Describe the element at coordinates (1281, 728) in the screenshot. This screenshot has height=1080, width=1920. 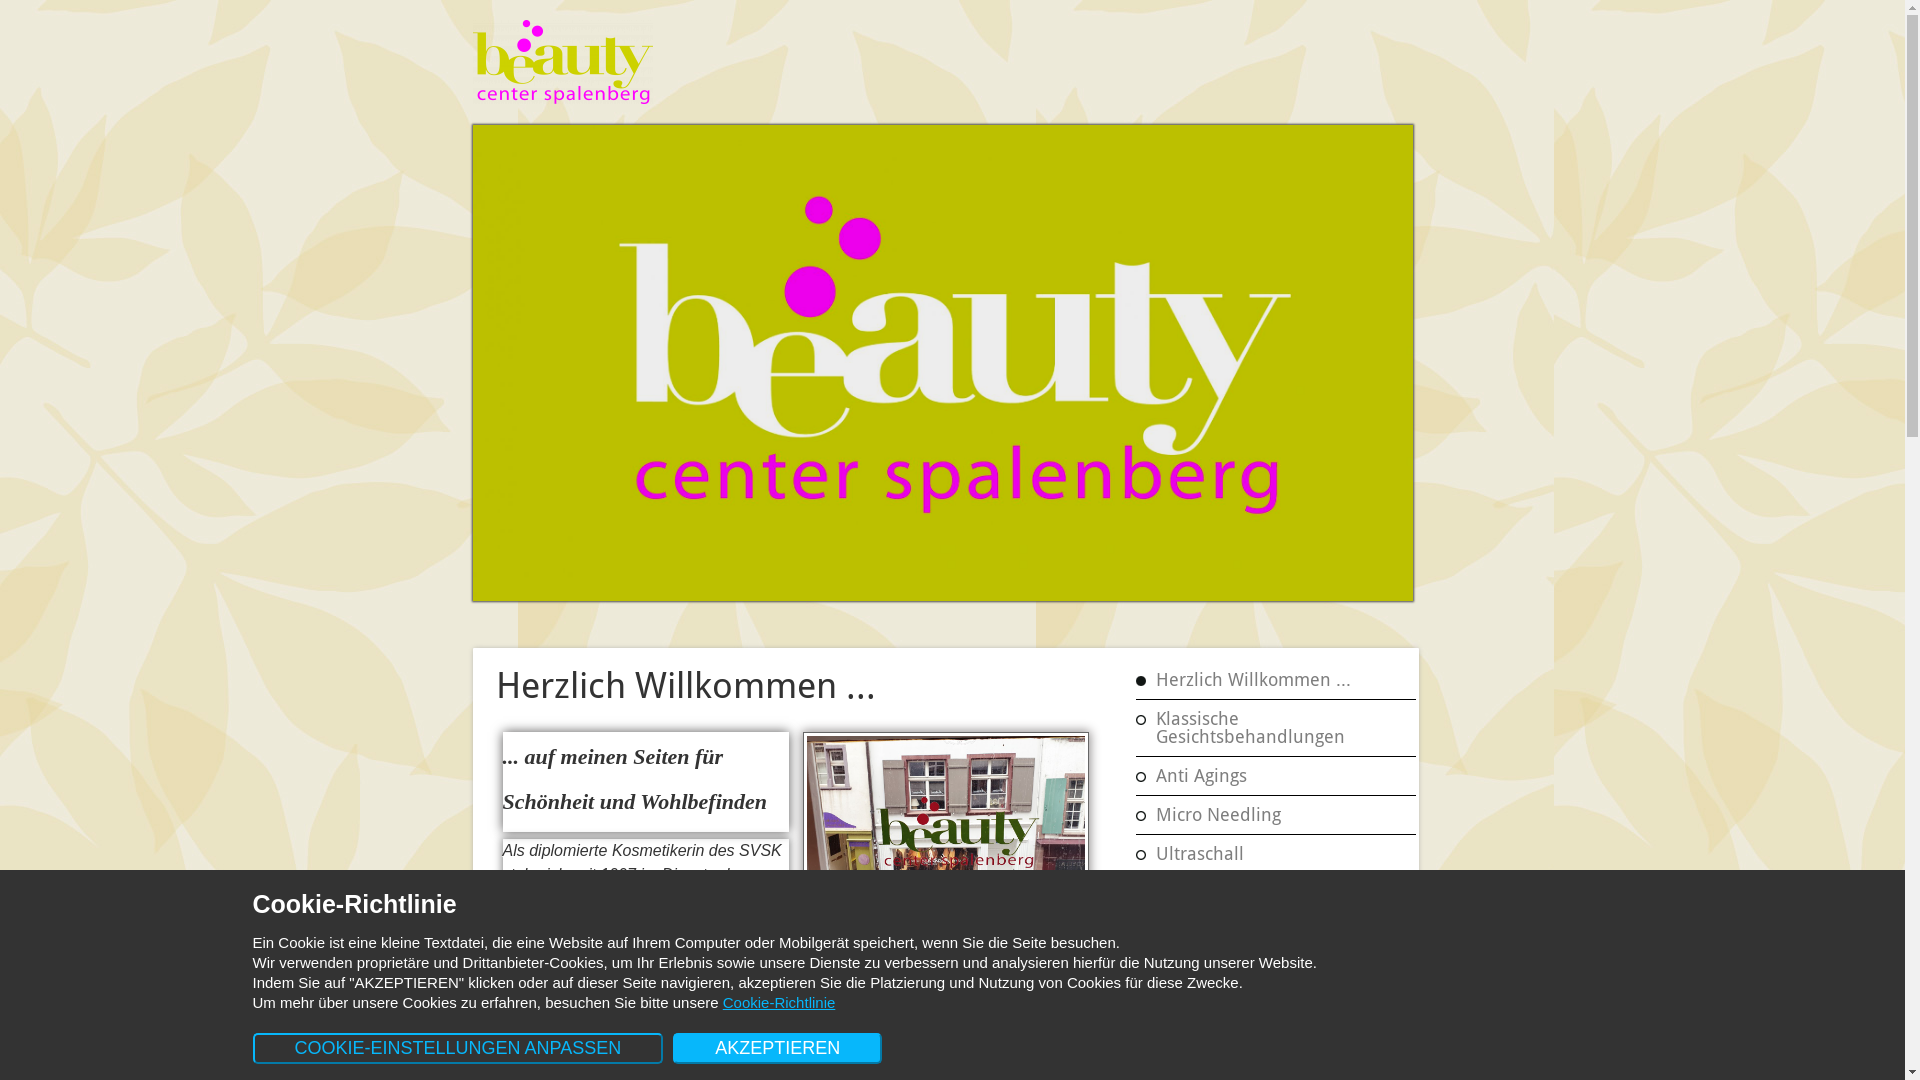
I see `'Klassische Gesichtsbehandlungen'` at that location.